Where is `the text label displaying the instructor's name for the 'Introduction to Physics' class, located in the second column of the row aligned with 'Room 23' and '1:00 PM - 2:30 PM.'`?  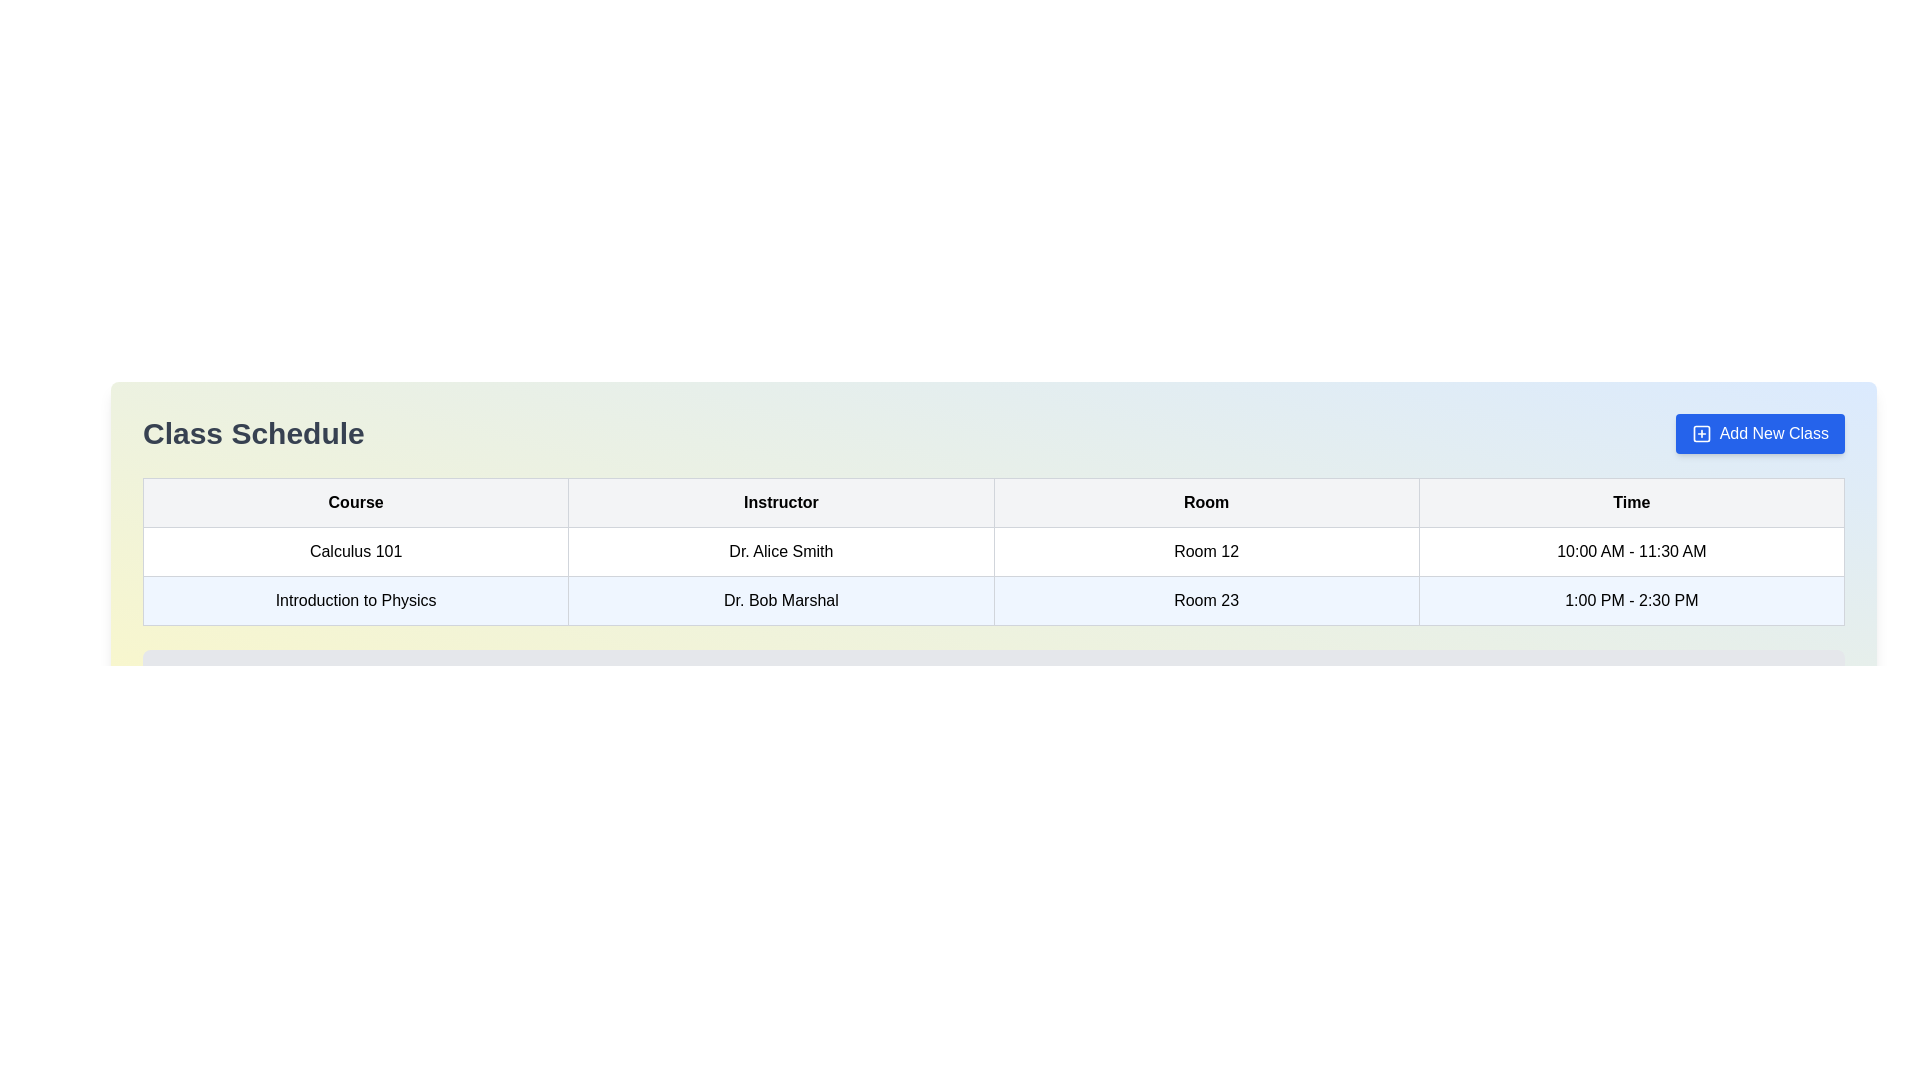
the text label displaying the instructor's name for the 'Introduction to Physics' class, located in the second column of the row aligned with 'Room 23' and '1:00 PM - 2:30 PM.' is located at coordinates (780, 600).